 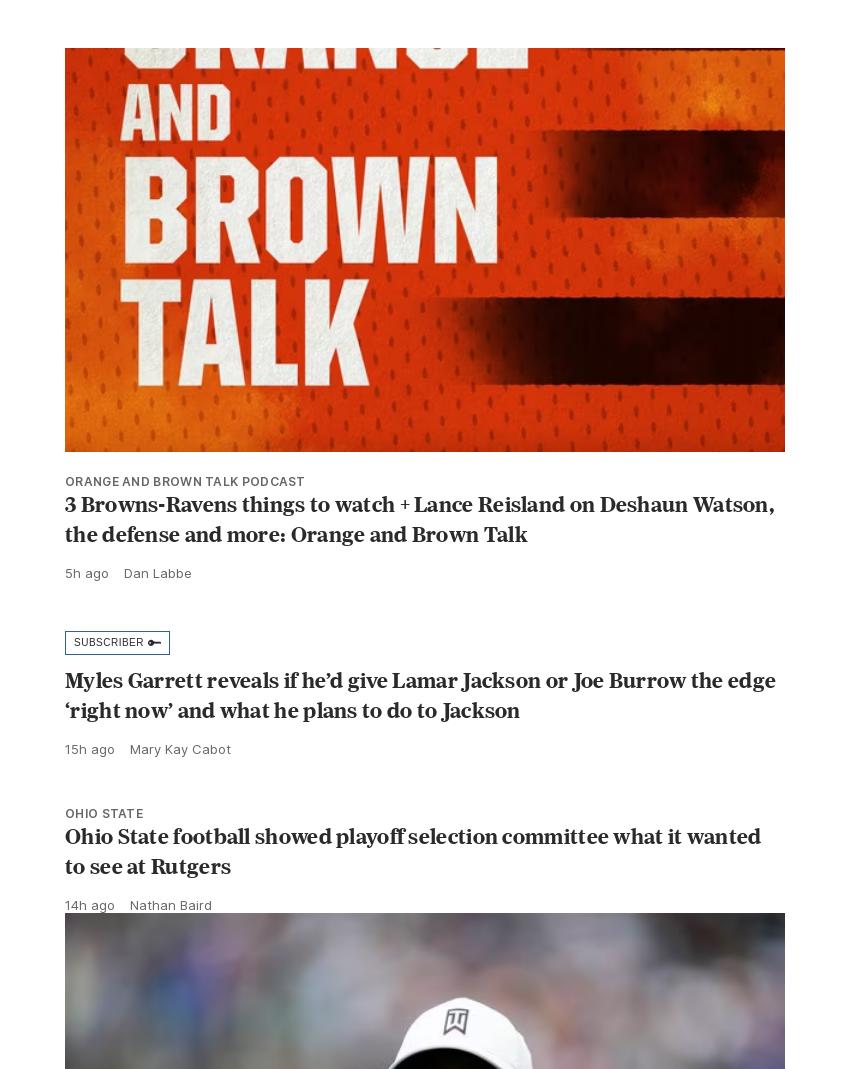 What do you see at coordinates (89, 792) in the screenshot?
I see `'15h ago'` at bounding box center [89, 792].